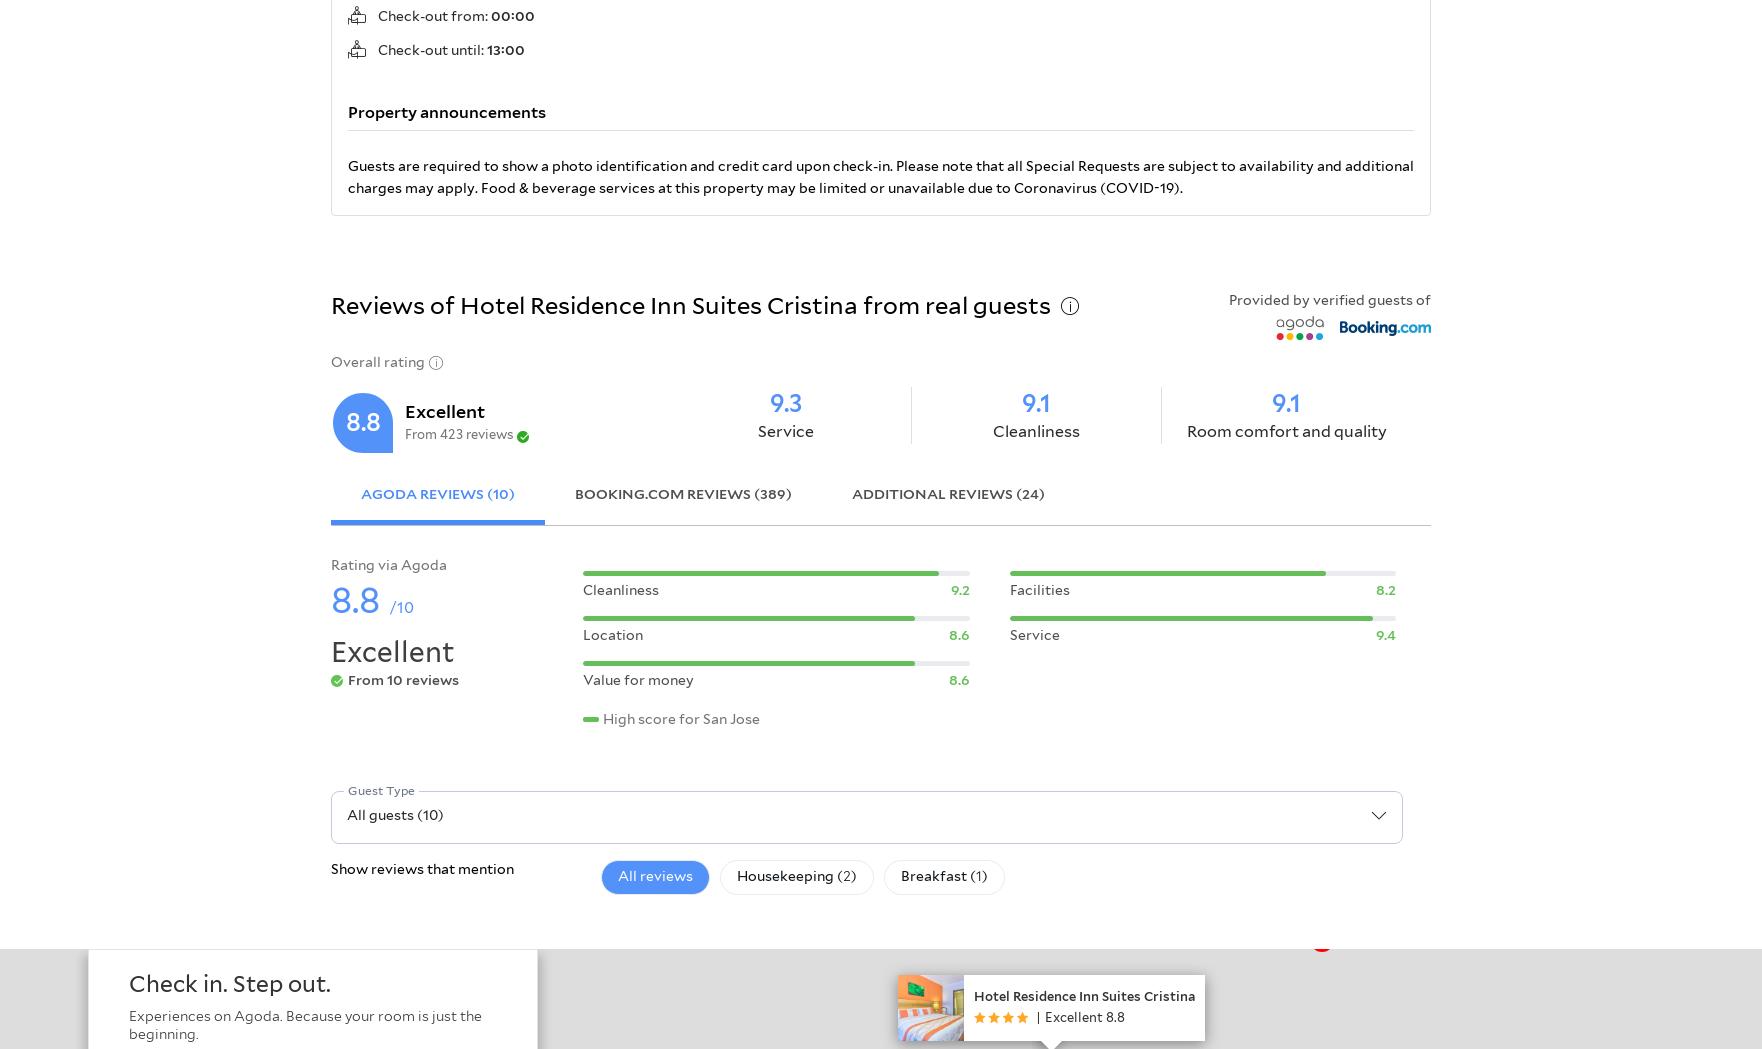 The width and height of the screenshot is (1762, 1049). Describe the element at coordinates (784, 876) in the screenshot. I see `'Housekeeping'` at that location.